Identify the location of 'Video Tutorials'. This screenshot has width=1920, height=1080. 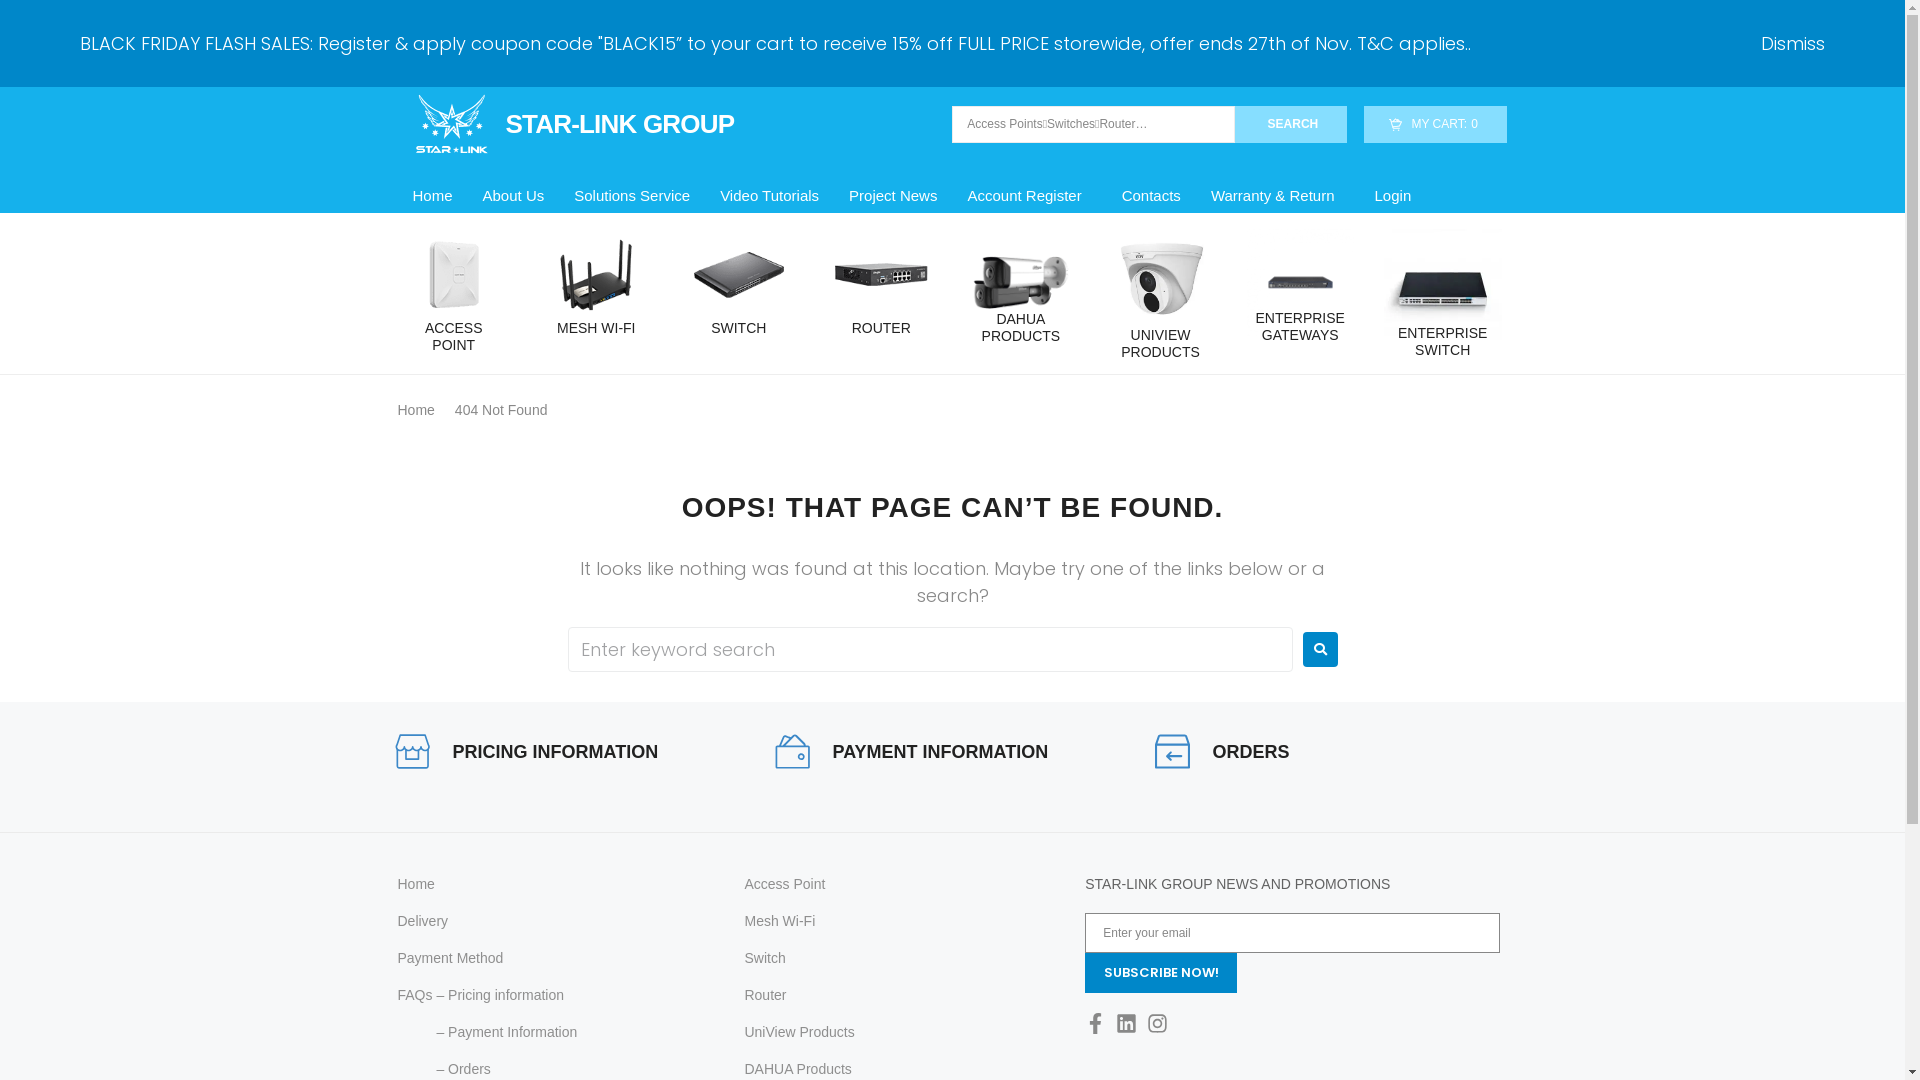
(705, 196).